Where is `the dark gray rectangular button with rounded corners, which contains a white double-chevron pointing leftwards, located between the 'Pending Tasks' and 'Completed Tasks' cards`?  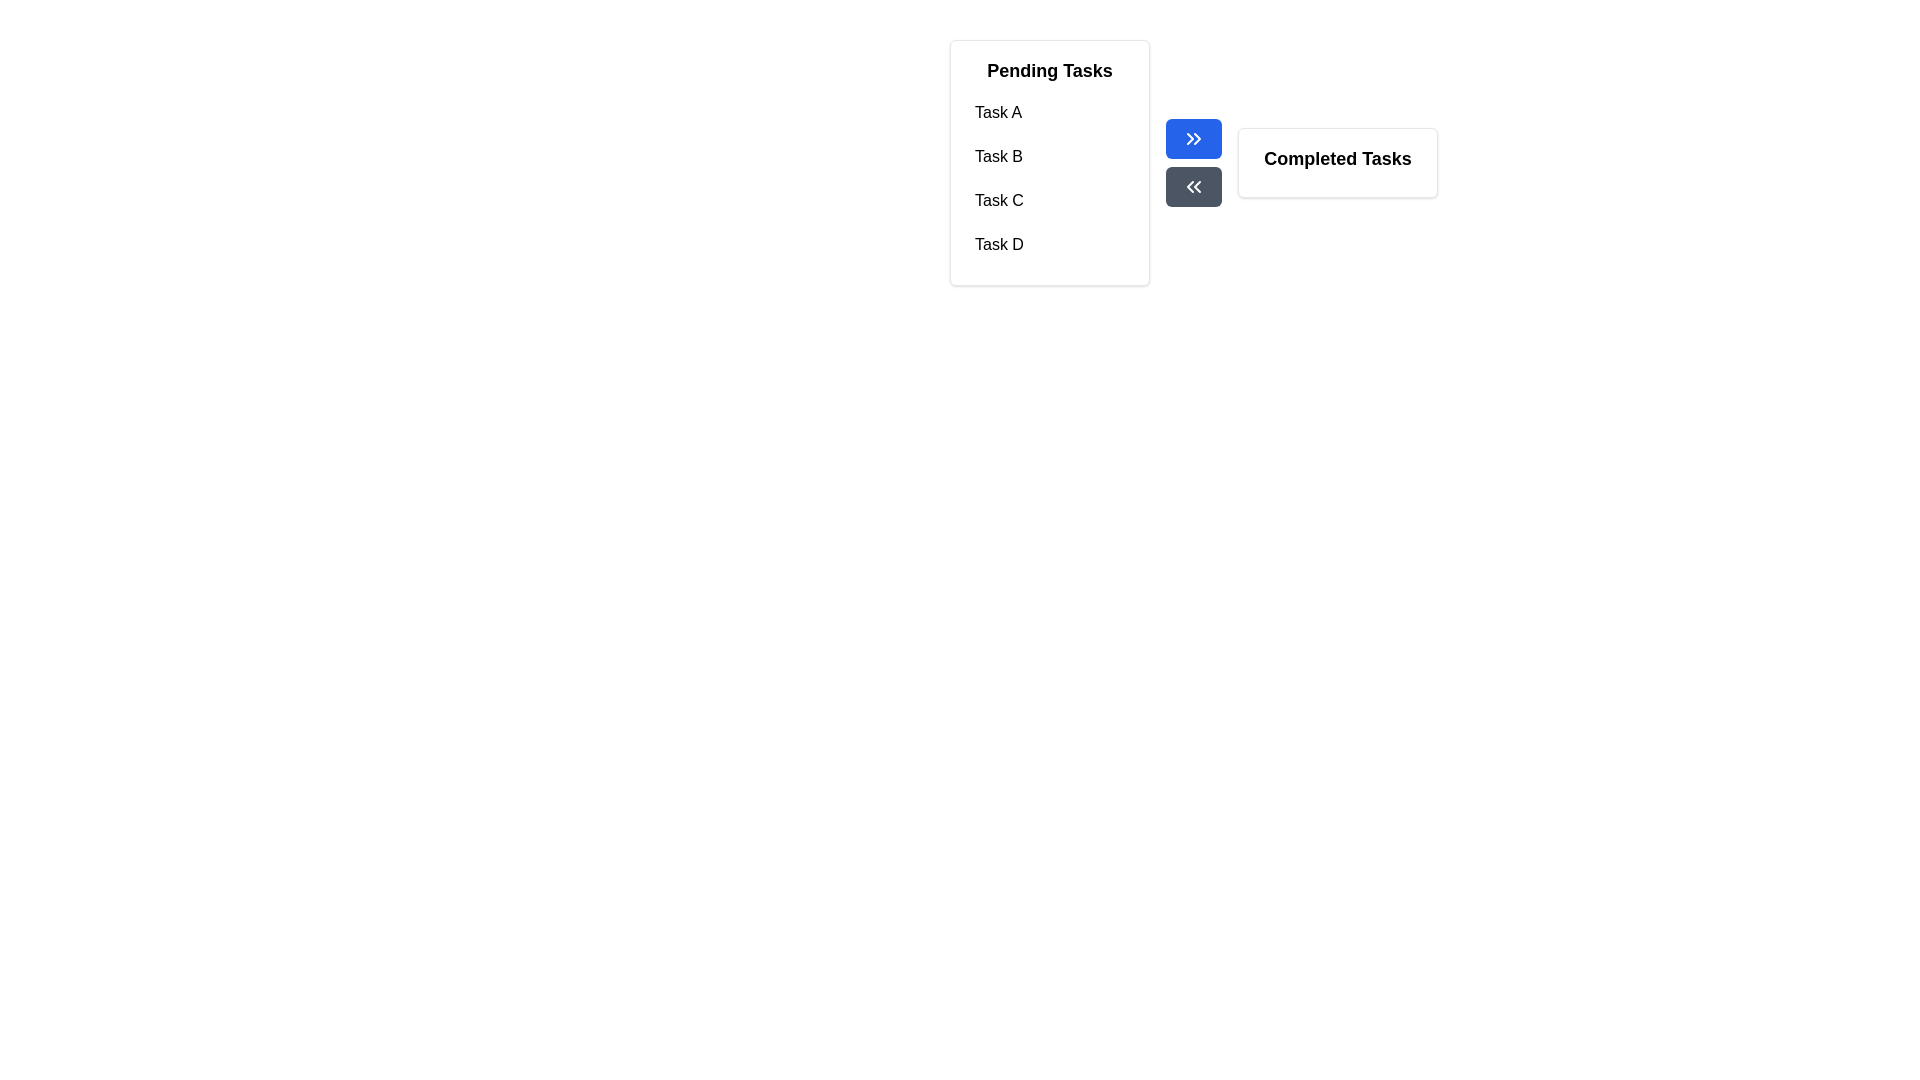
the dark gray rectangular button with rounded corners, which contains a white double-chevron pointing leftwards, located between the 'Pending Tasks' and 'Completed Tasks' cards is located at coordinates (1194, 186).